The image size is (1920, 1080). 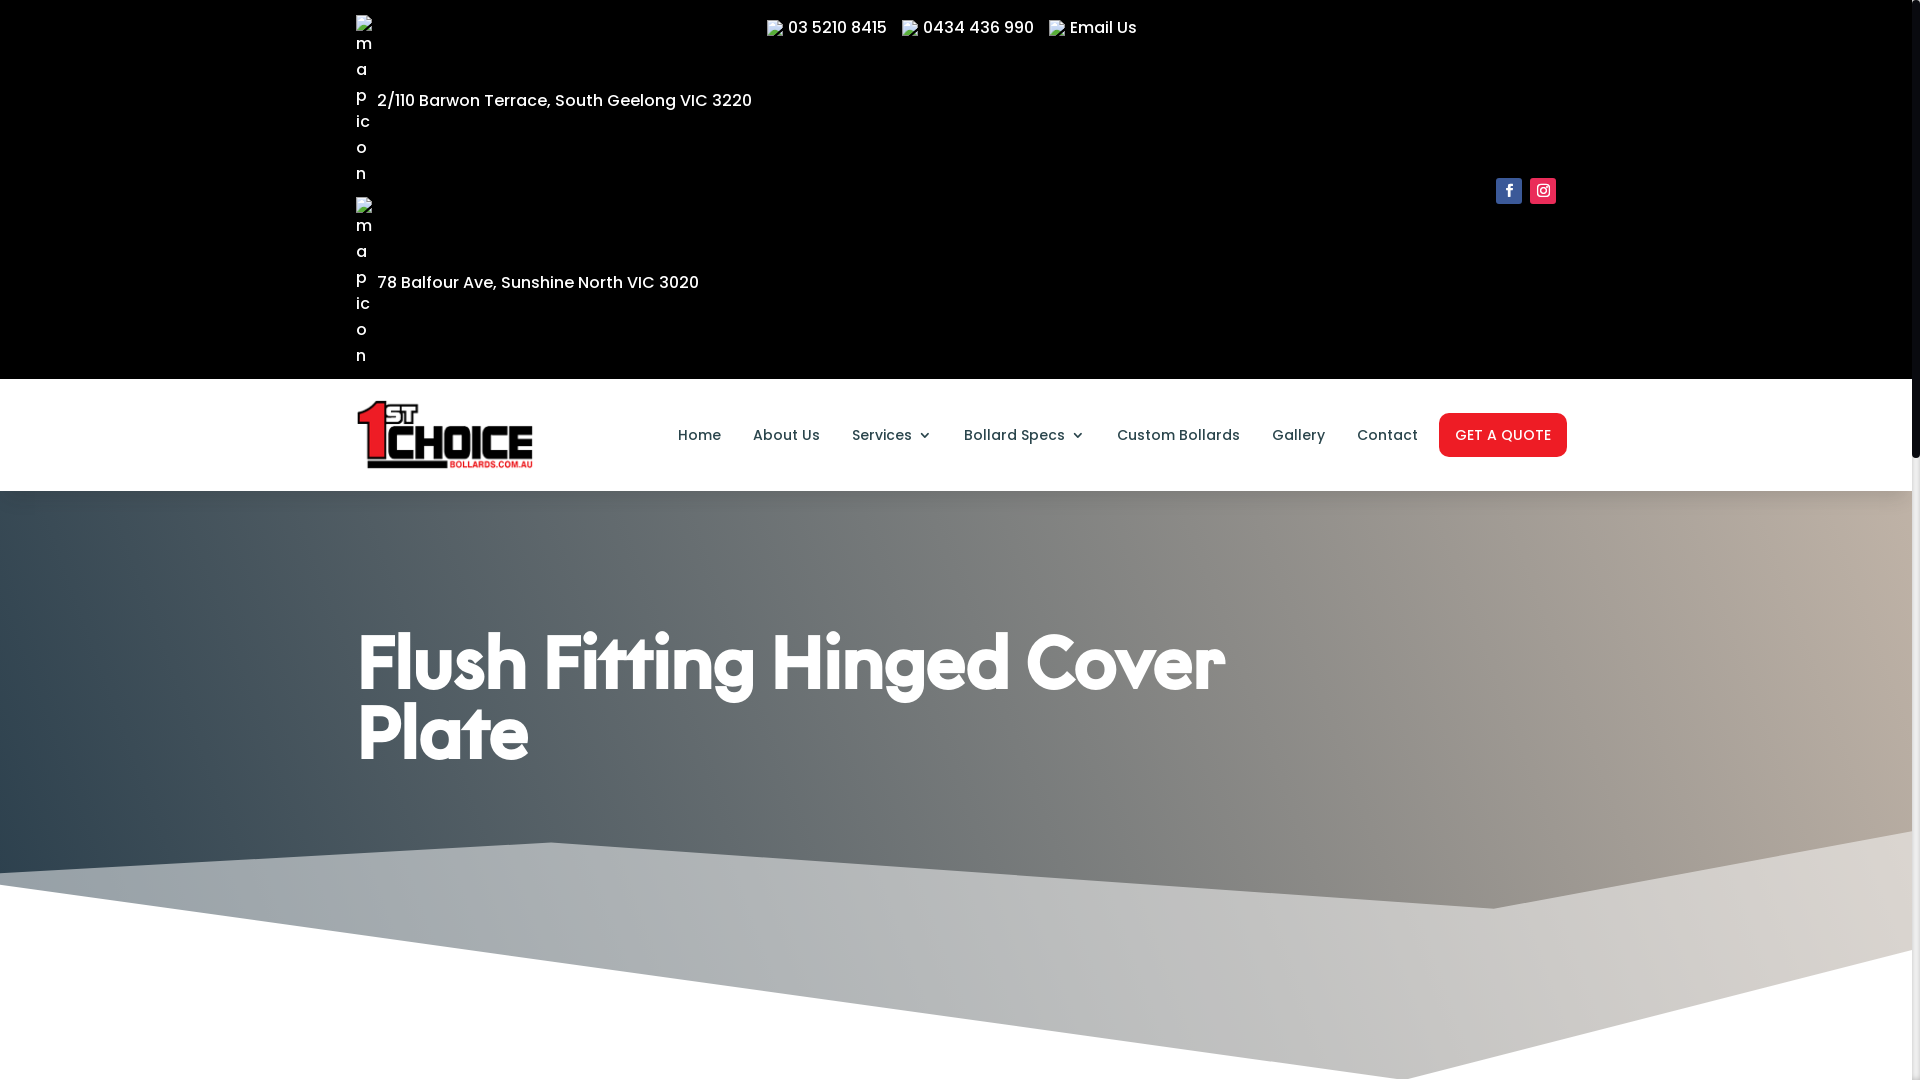 I want to click on '03 5210 8415', so click(x=826, y=27).